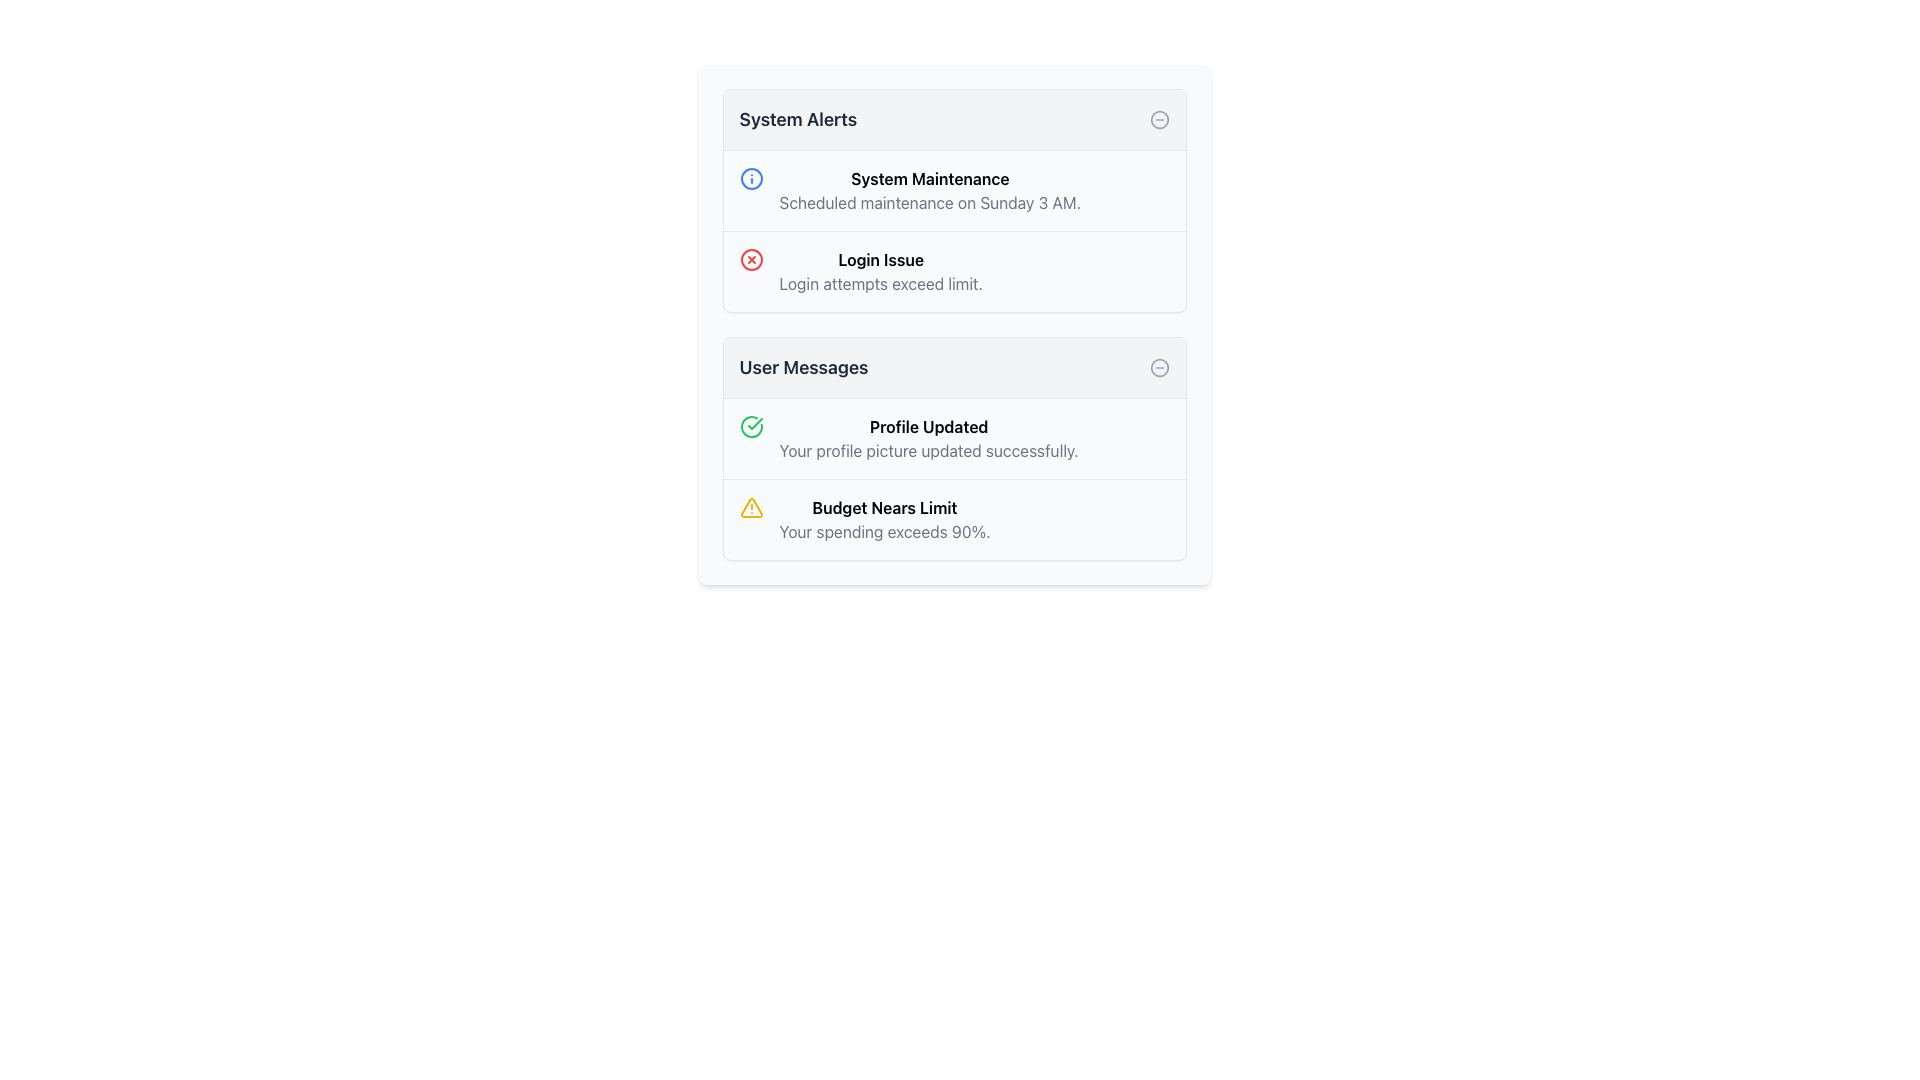 This screenshot has width=1920, height=1080. I want to click on information from the first notification in the 'System Alerts' section, which states 'System Maintenance' and 'Scheduled maintenance on Sunday 3 AM.', so click(929, 191).